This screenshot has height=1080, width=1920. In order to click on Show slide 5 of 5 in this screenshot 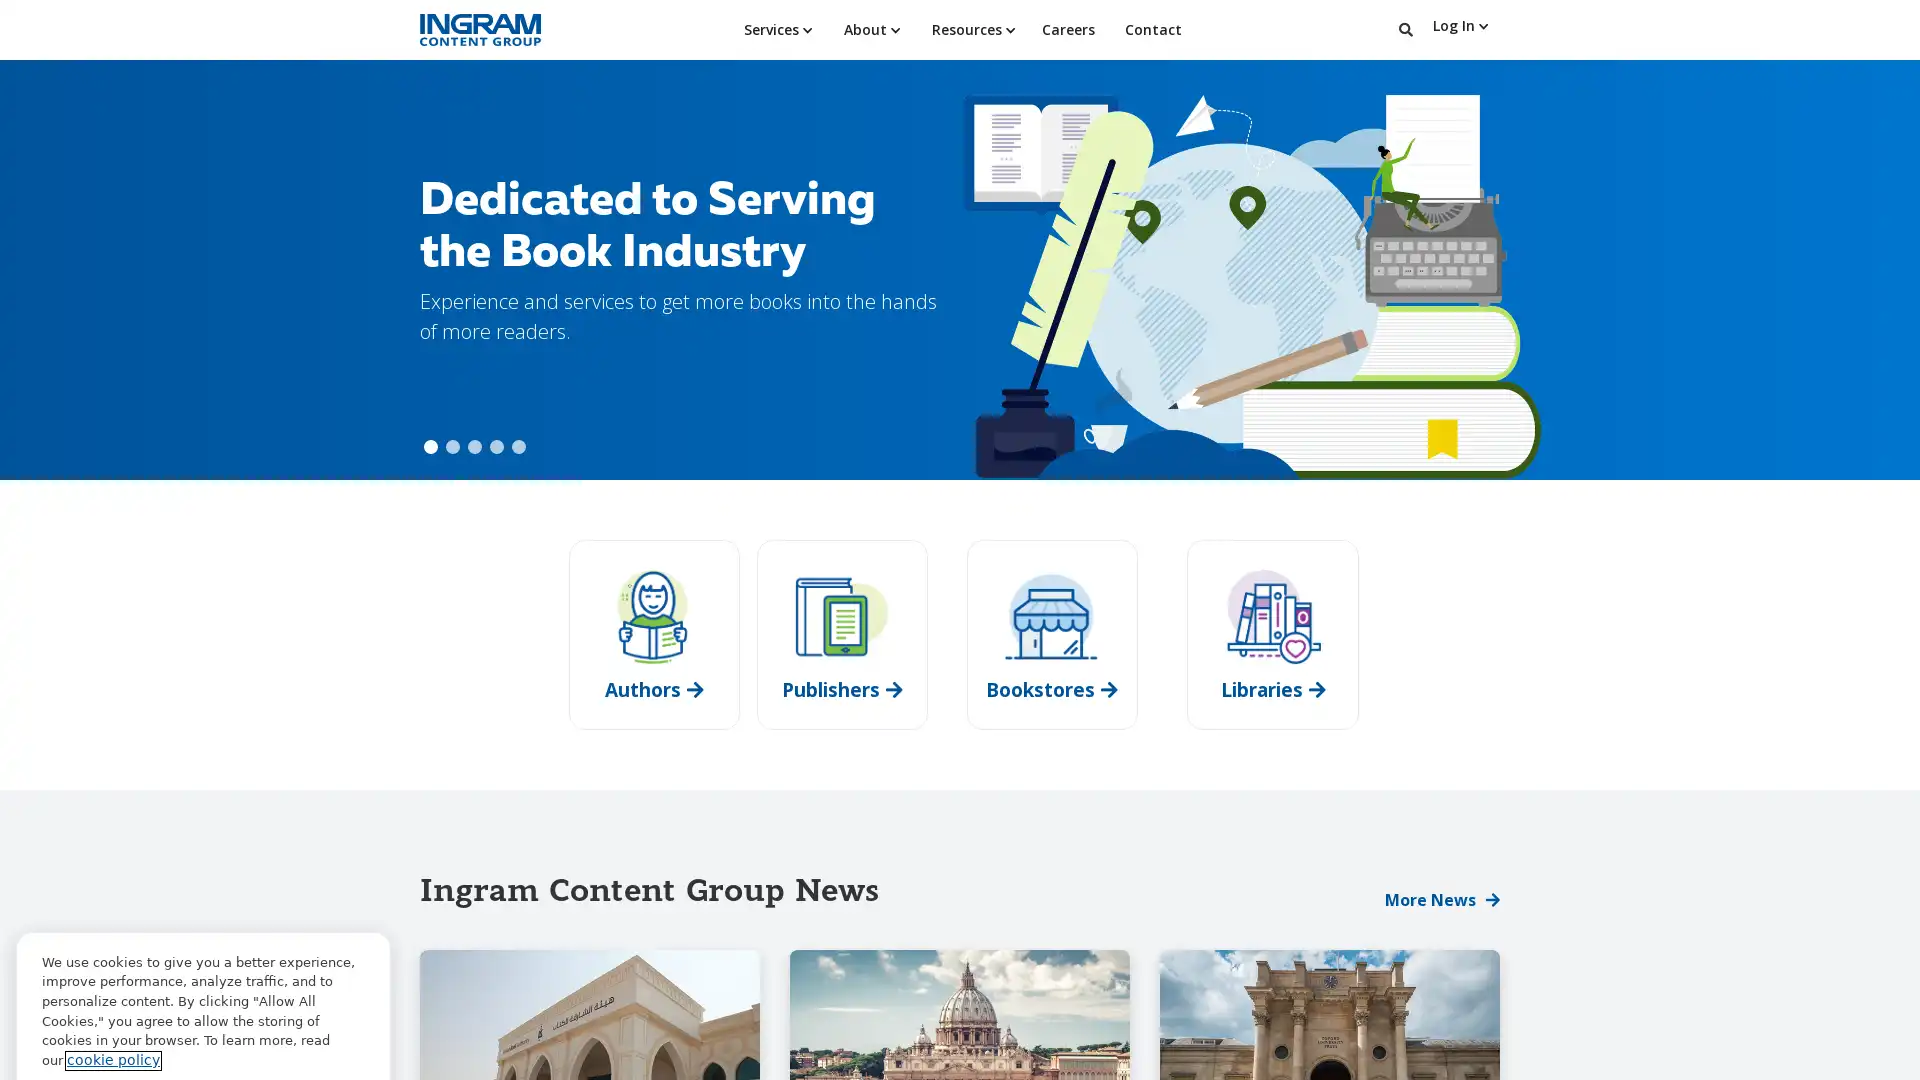, I will do `click(518, 445)`.